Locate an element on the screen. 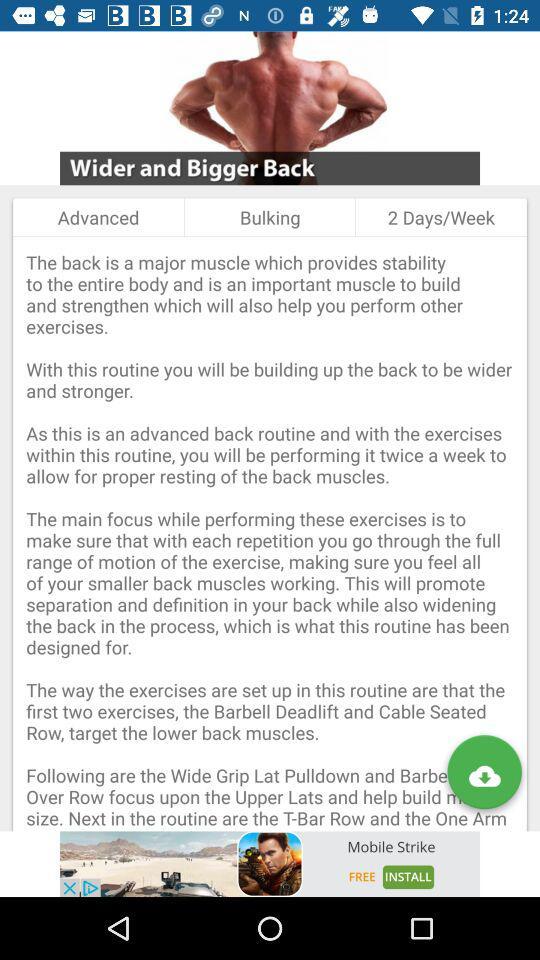 This screenshot has height=960, width=540. item above the back is item is located at coordinates (97, 217).